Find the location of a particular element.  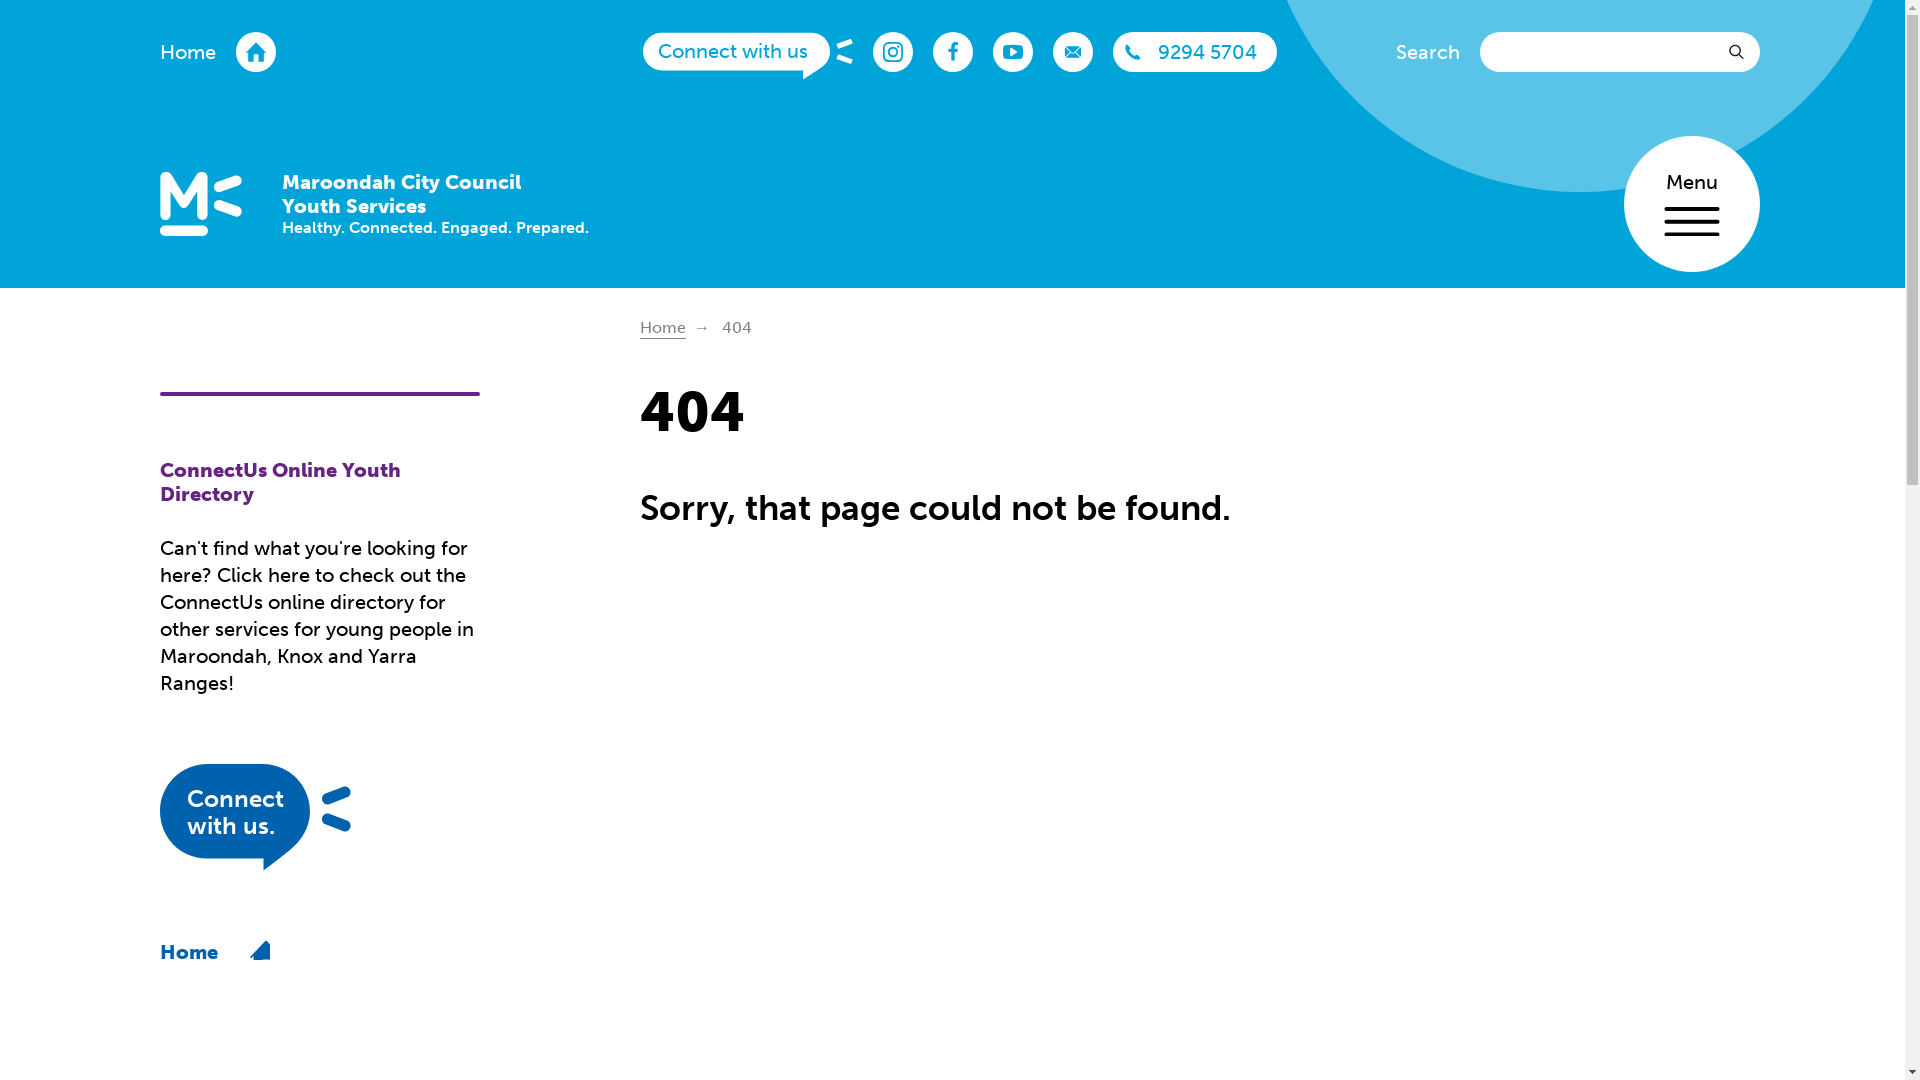

'Home' is located at coordinates (638, 327).